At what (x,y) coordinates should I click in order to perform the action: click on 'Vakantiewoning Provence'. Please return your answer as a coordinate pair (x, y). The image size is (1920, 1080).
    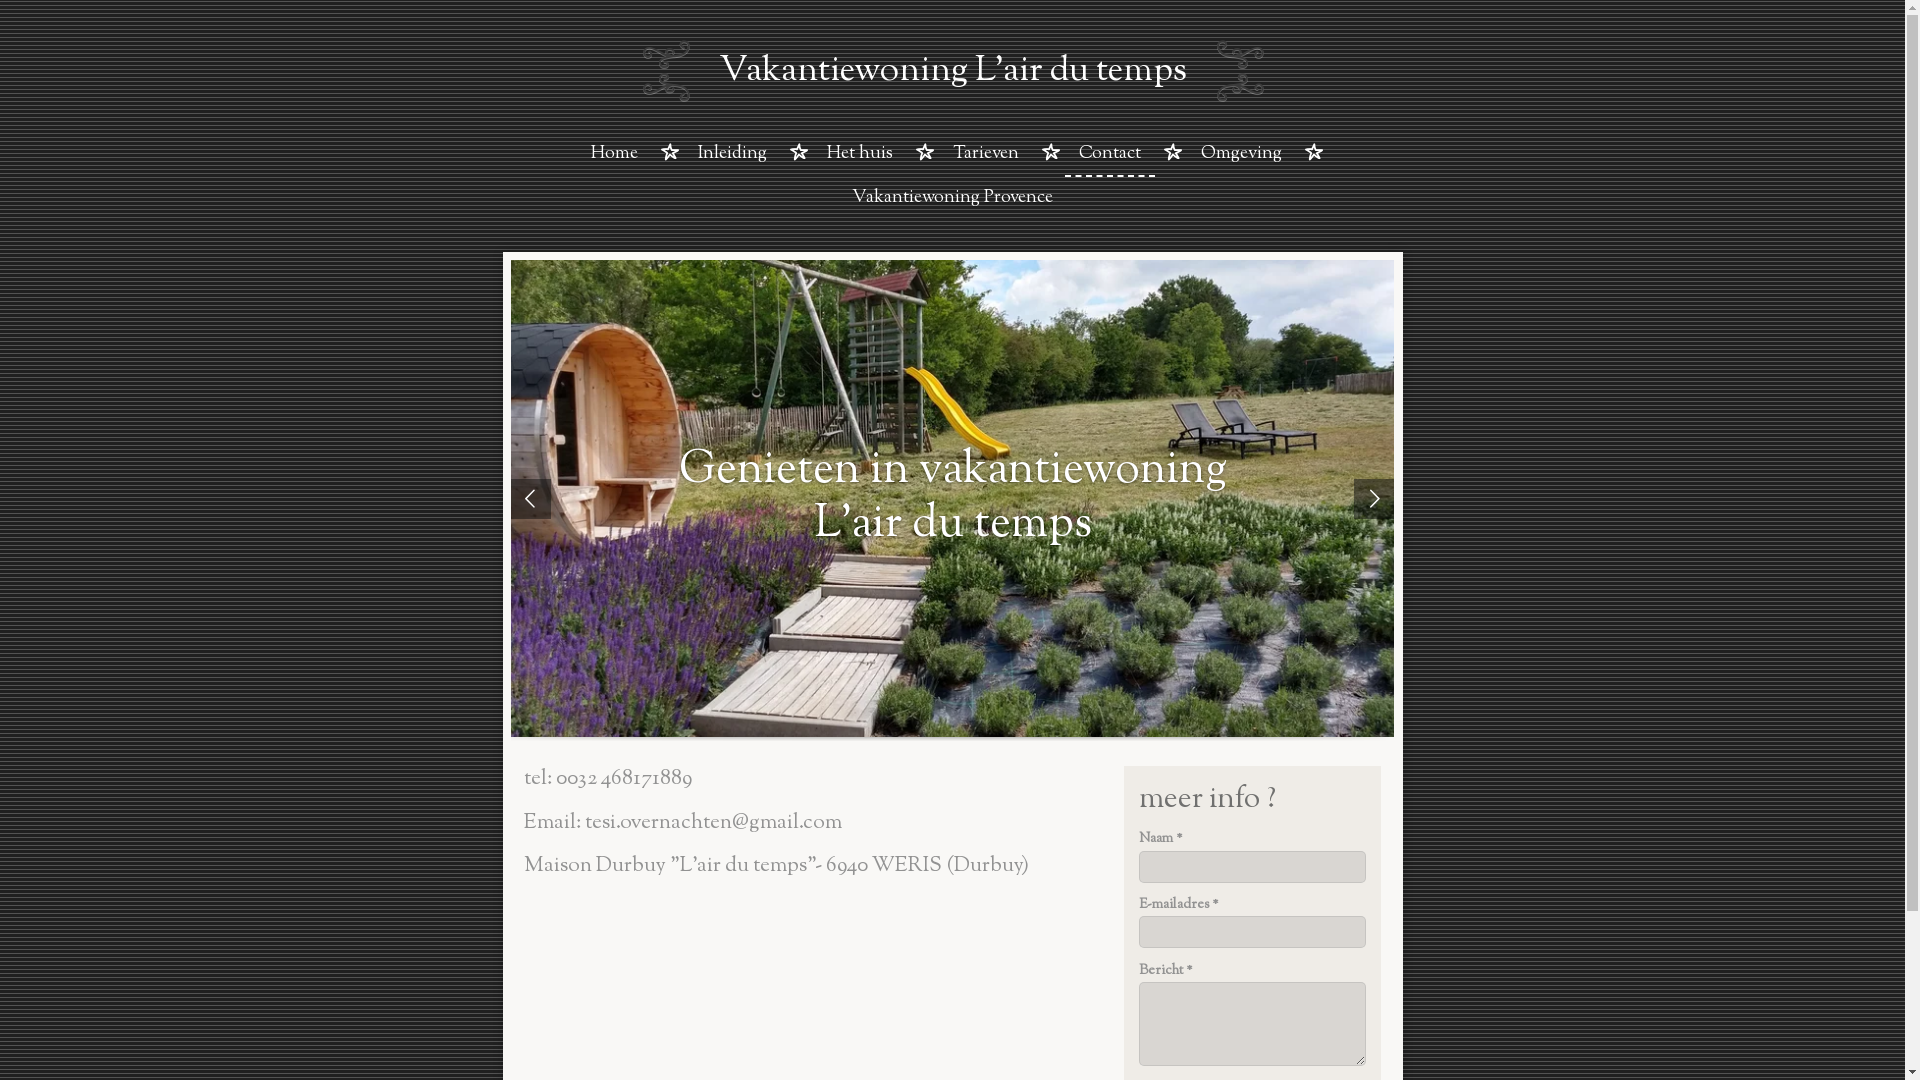
    Looking at the image, I should click on (951, 199).